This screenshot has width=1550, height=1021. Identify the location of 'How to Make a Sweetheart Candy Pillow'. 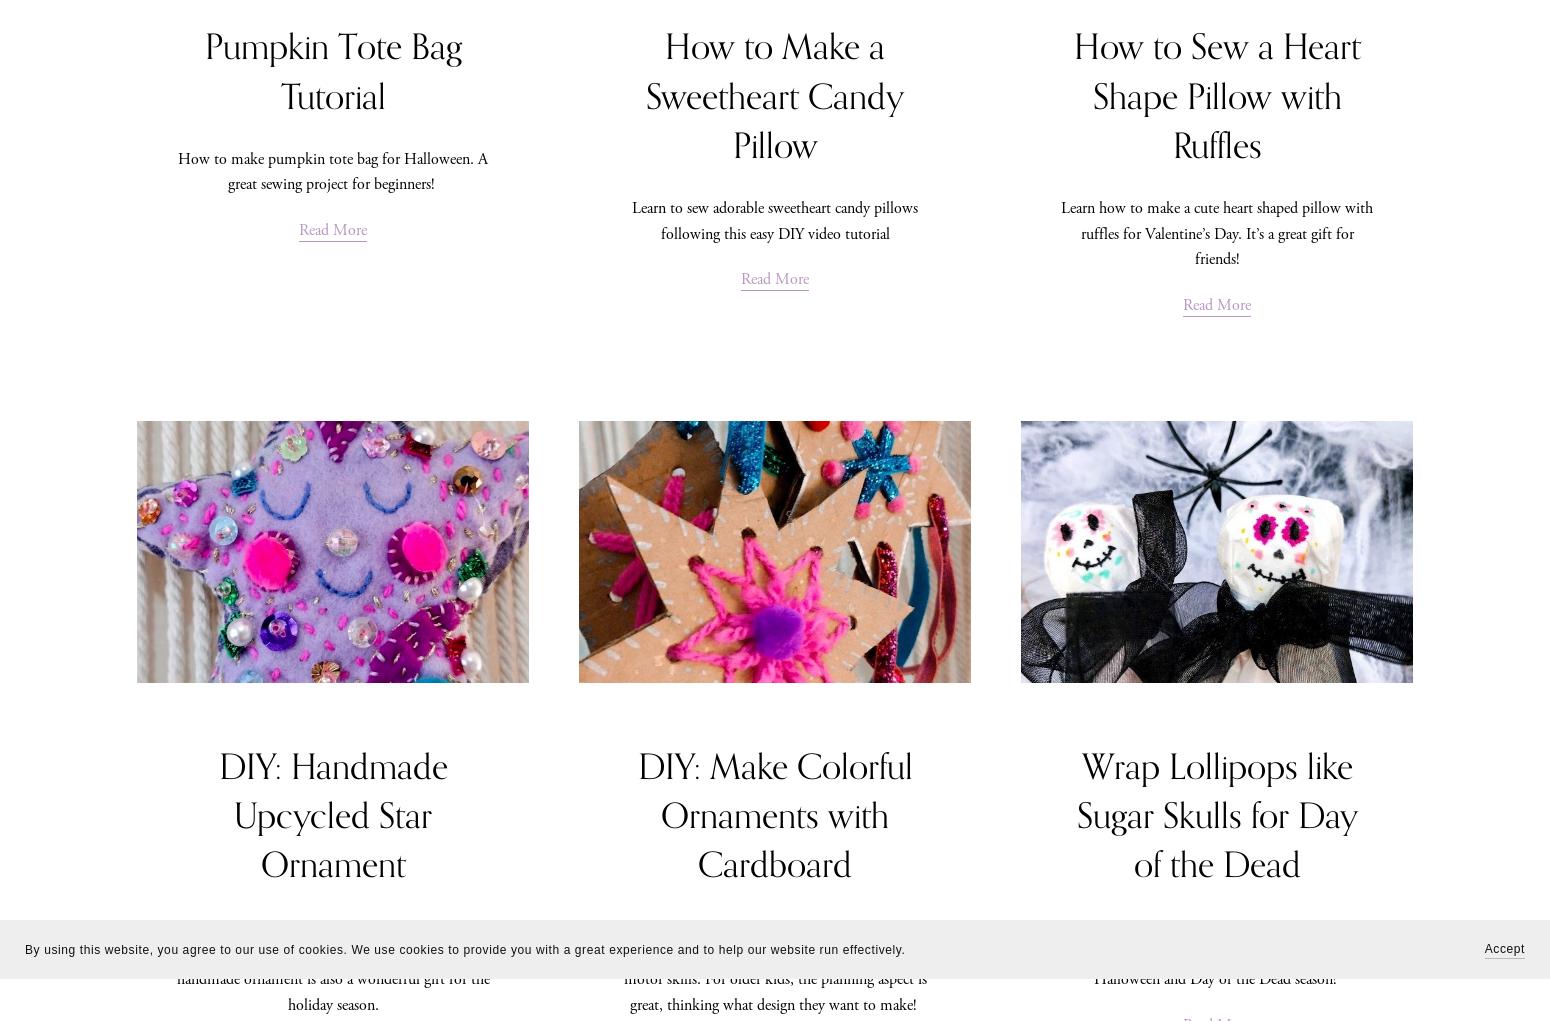
(775, 95).